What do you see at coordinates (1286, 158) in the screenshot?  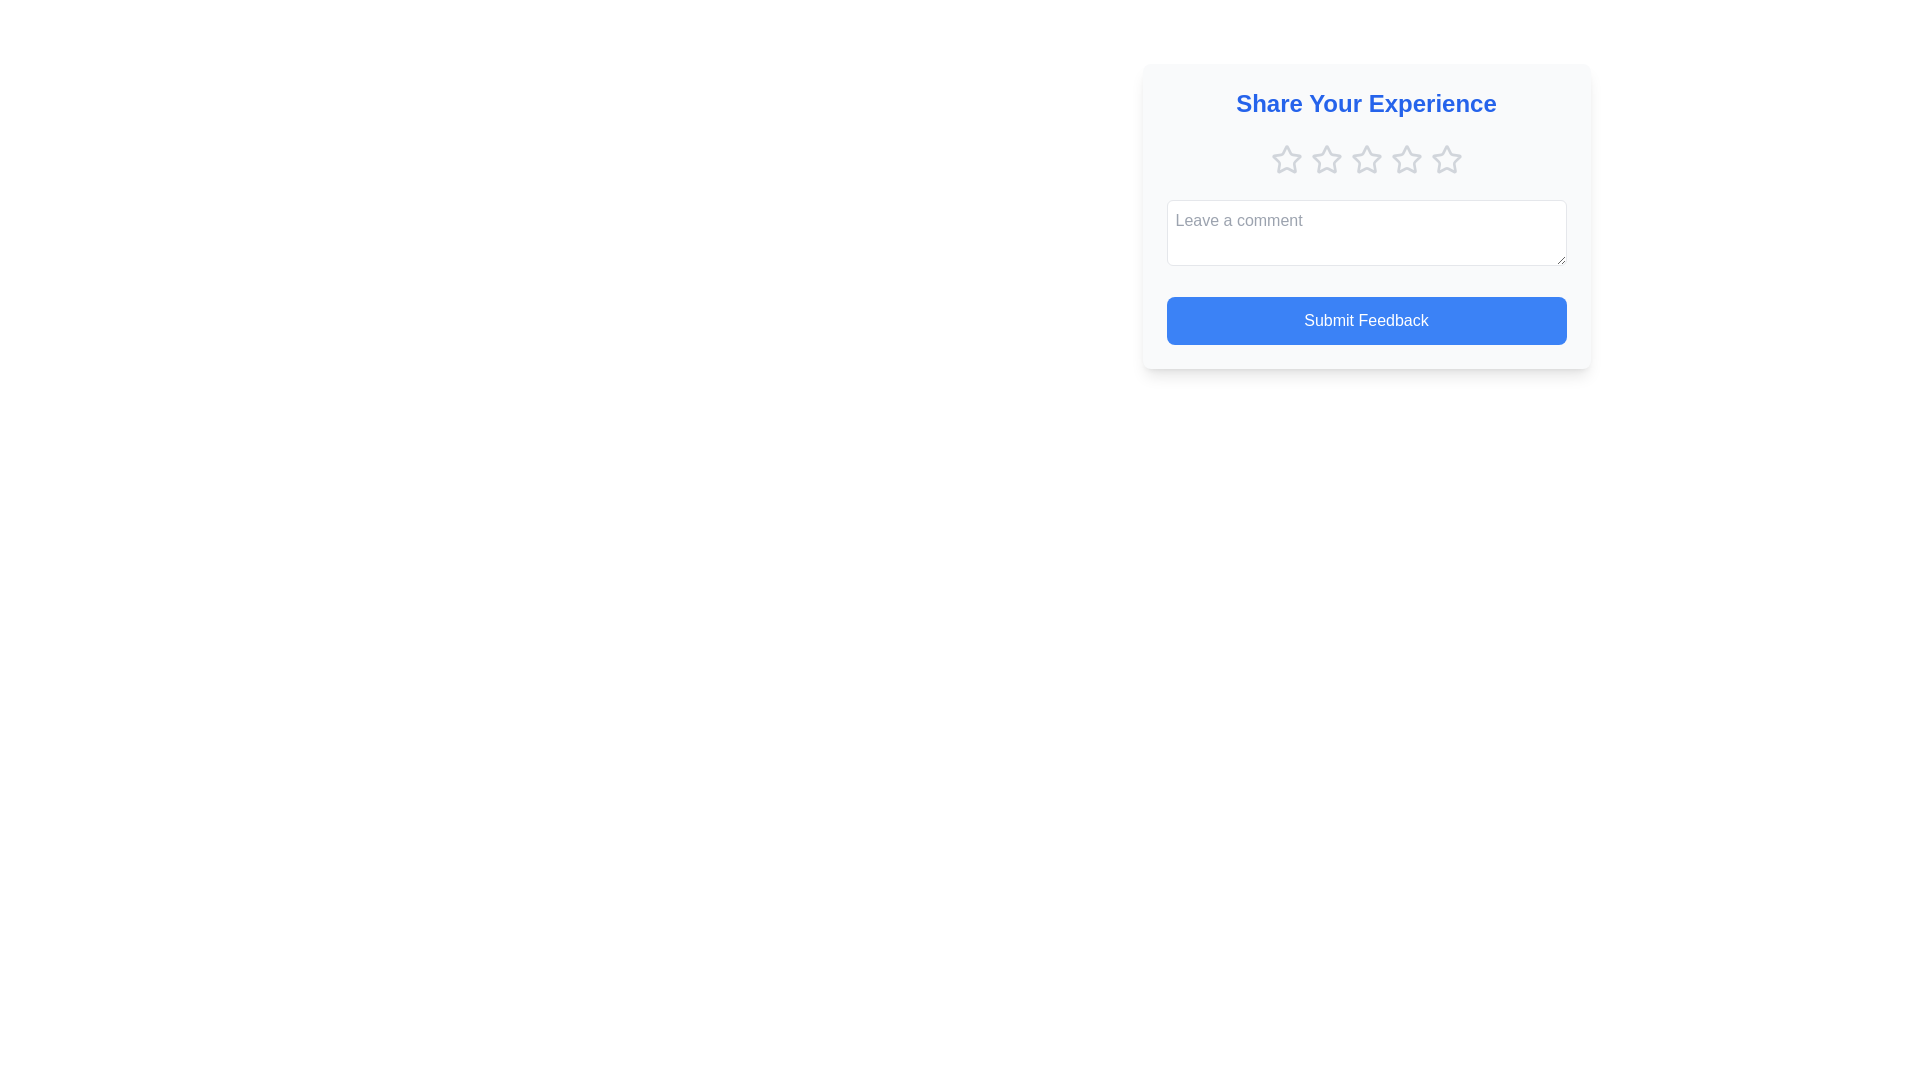 I see `the first star in the horizontal row of five identical stars` at bounding box center [1286, 158].